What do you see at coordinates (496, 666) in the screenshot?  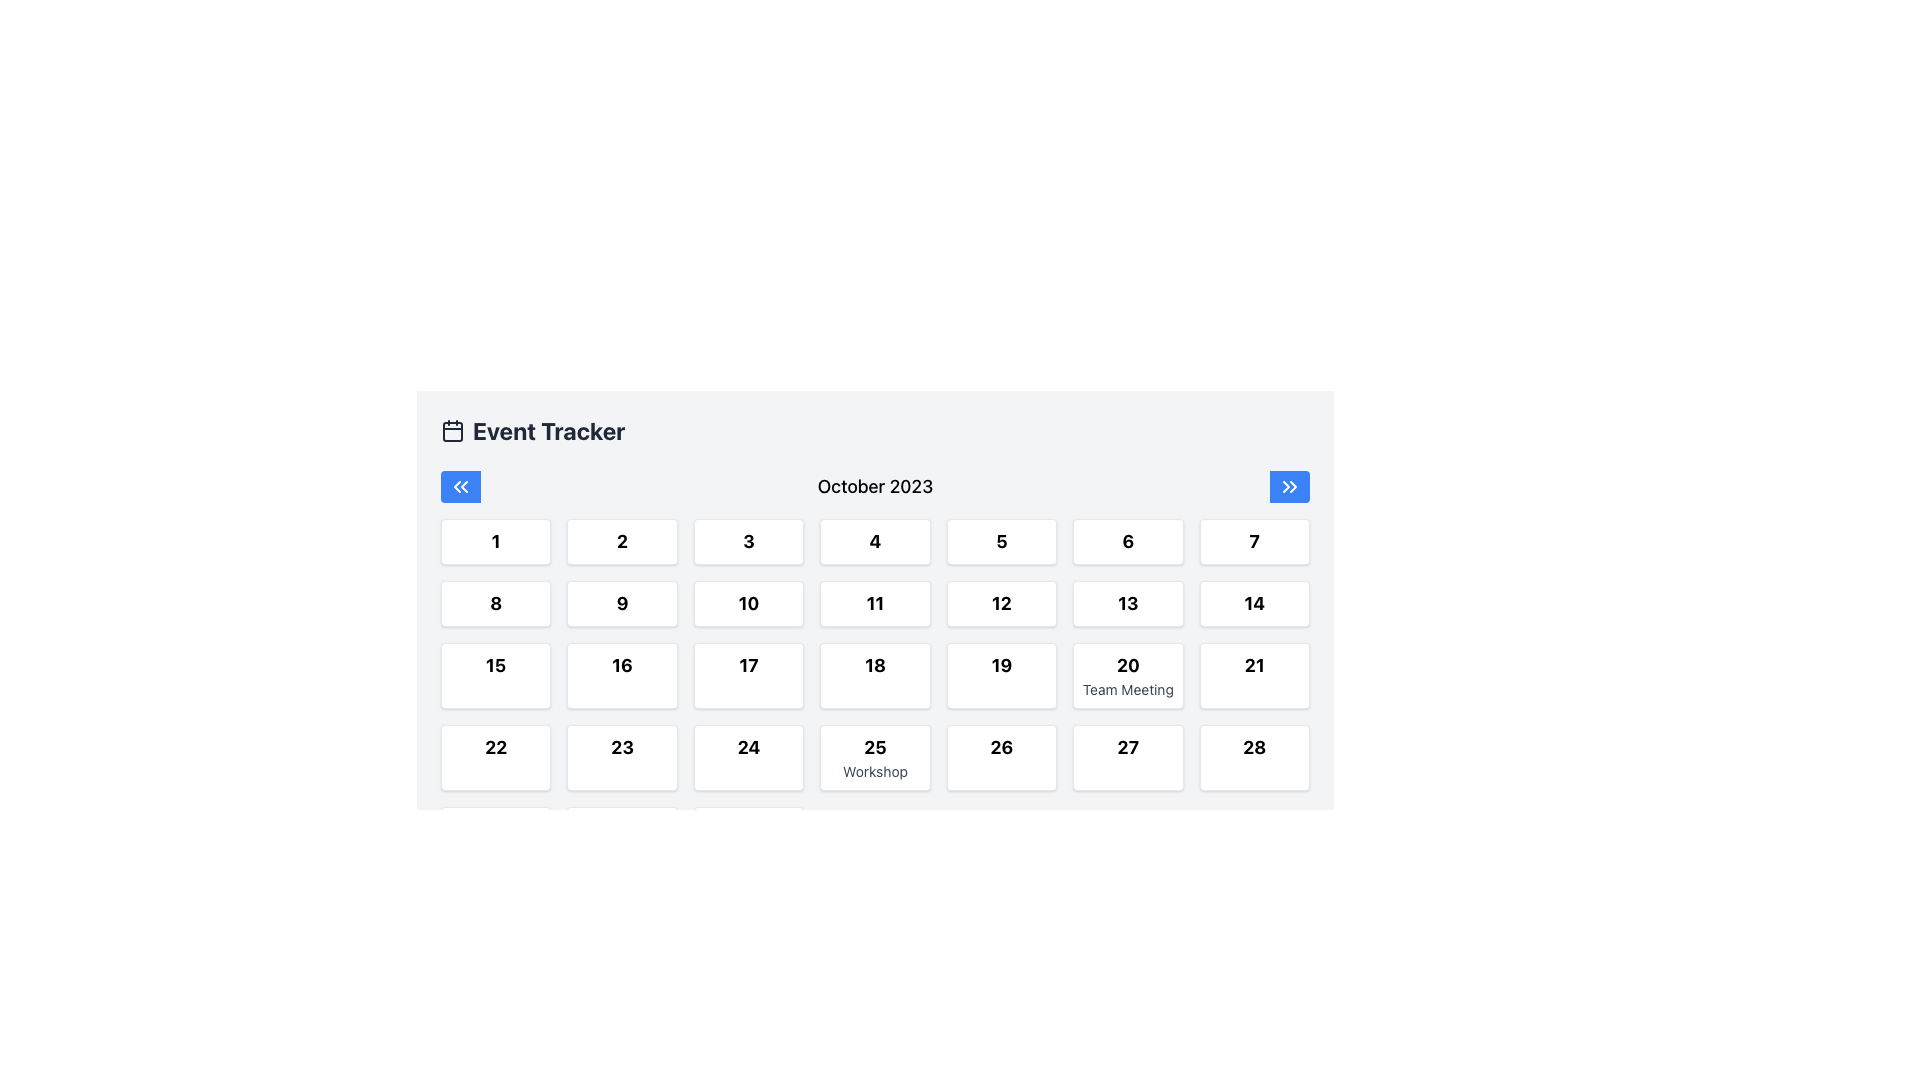 I see `the bold text displaying the number '15' in the calendar grid for October 2023, located in the fourth row and second column` at bounding box center [496, 666].